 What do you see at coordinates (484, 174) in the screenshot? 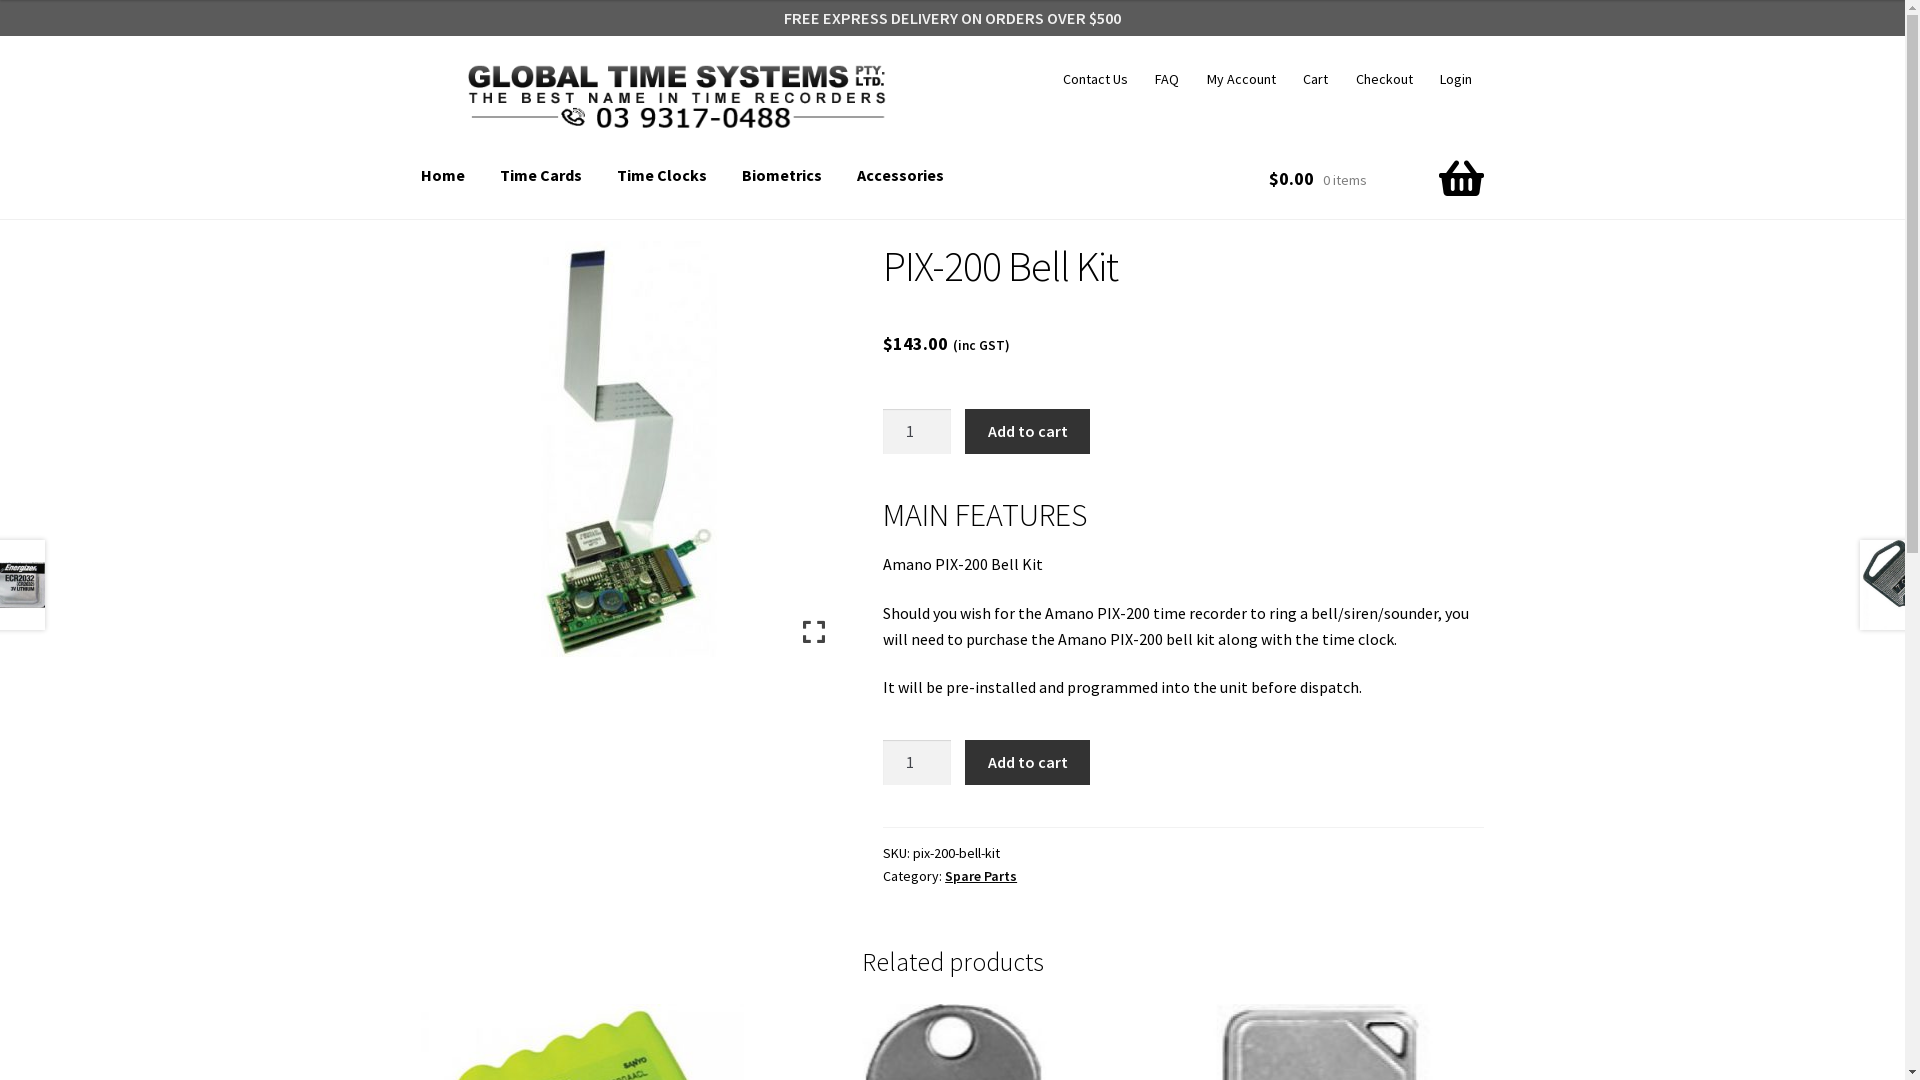
I see `'Time Cards'` at bounding box center [484, 174].